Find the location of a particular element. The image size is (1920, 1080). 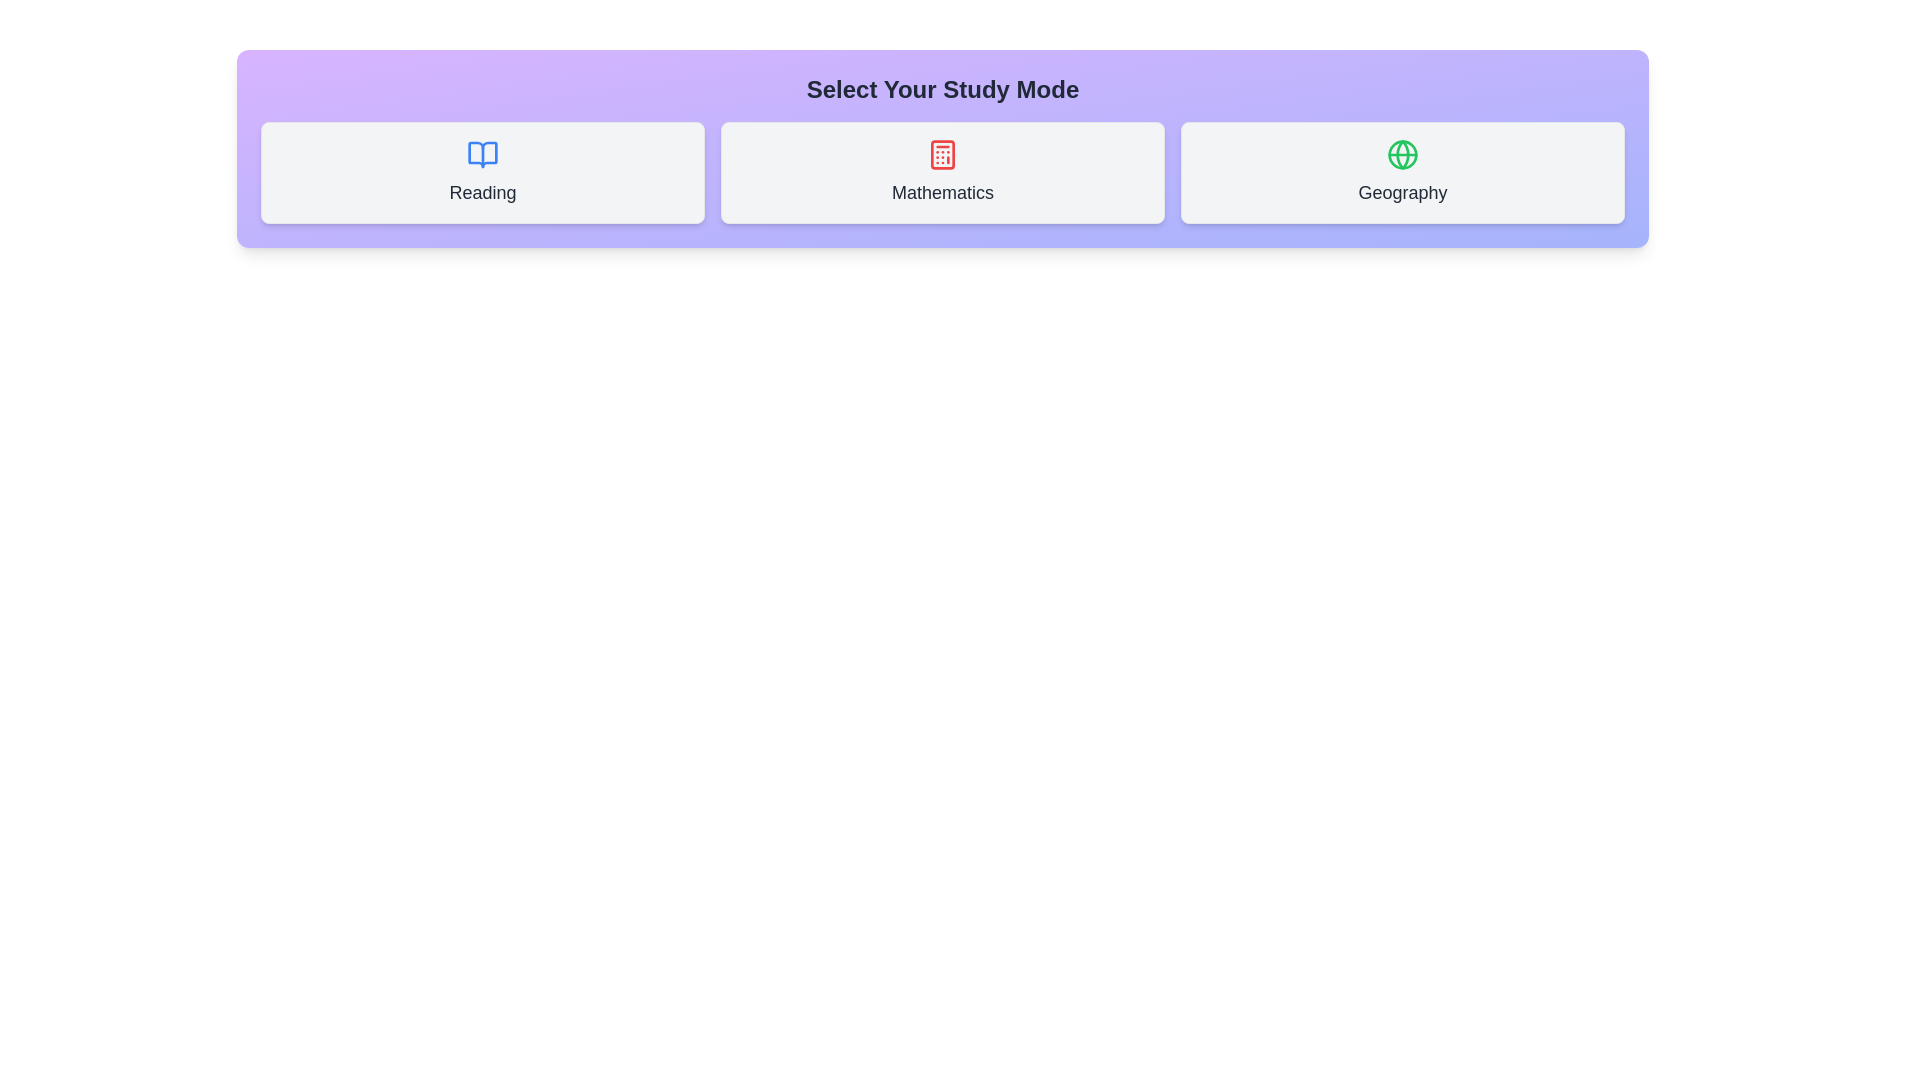

the button corresponding to the study mode Mathematics is located at coordinates (941, 172).